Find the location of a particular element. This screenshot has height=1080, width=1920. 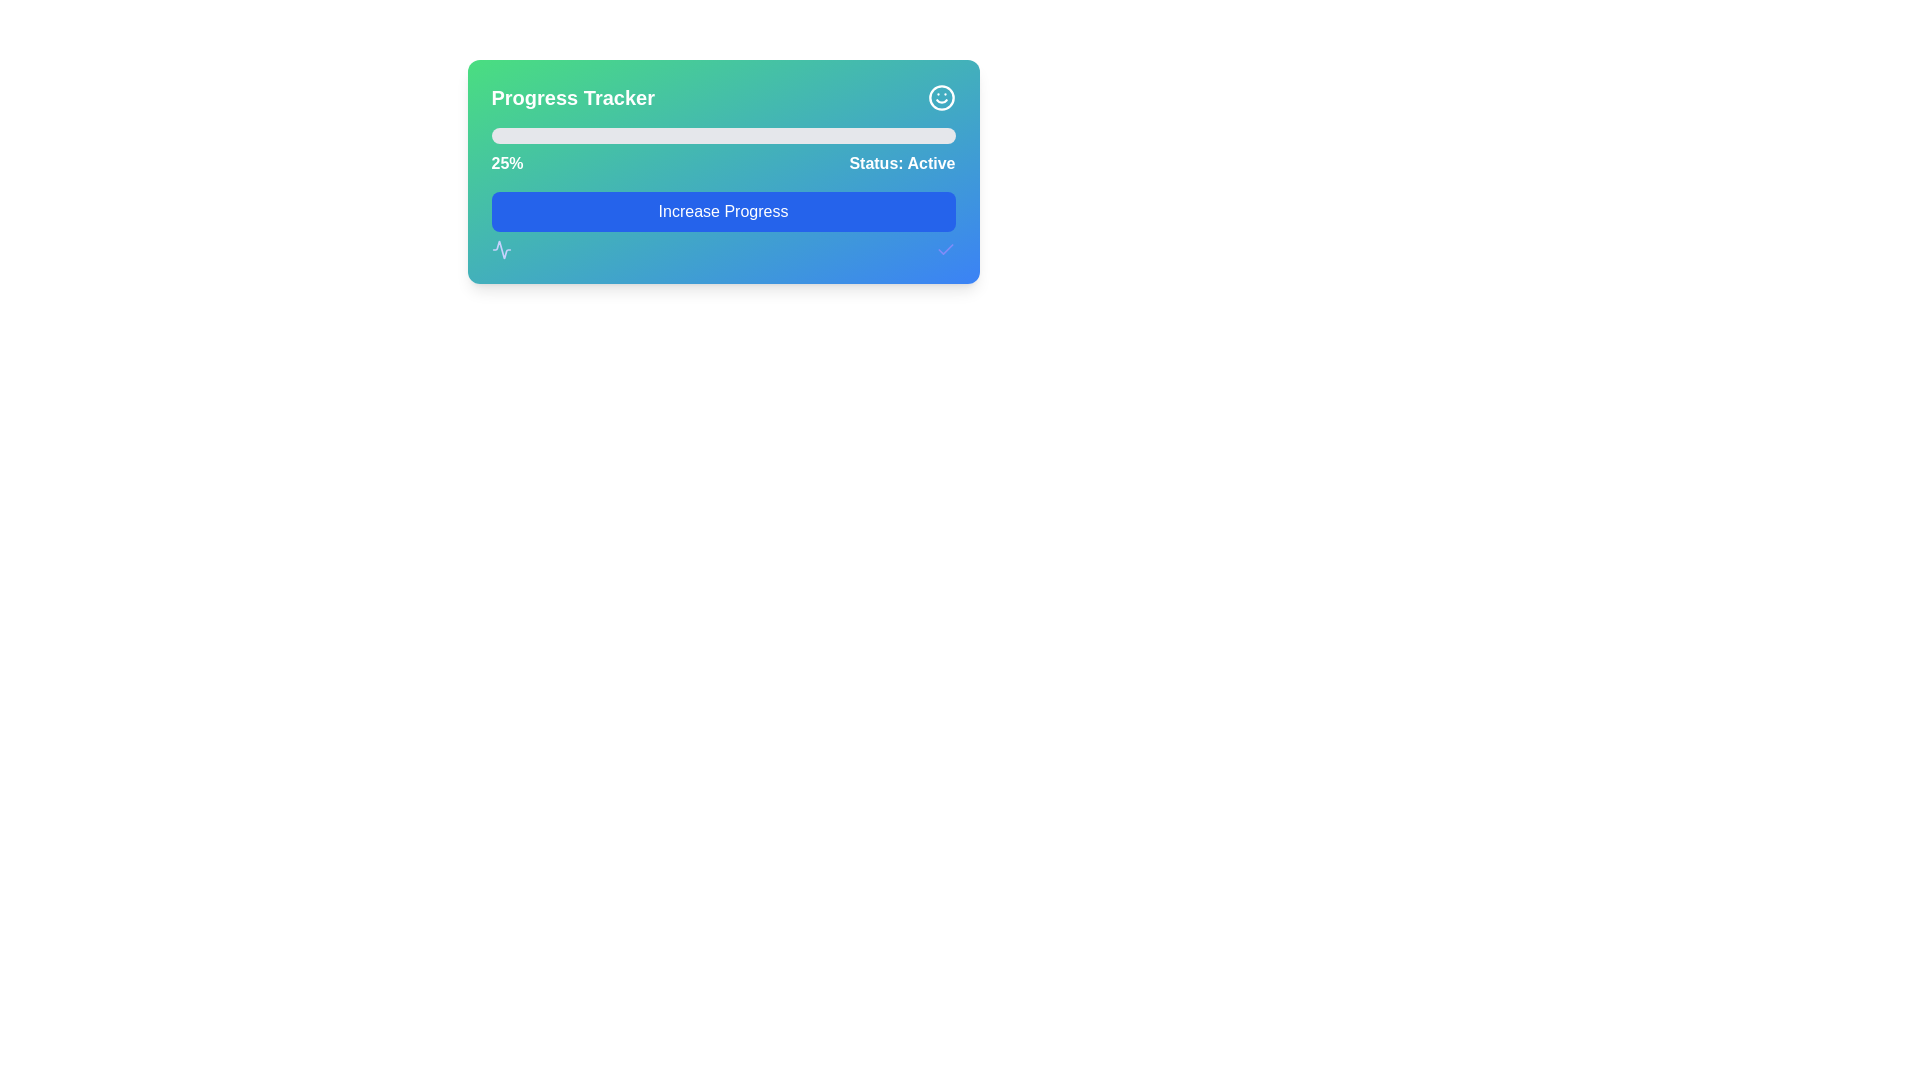

the decorative icon in the top-right section of the 'Progress Tracker' interface, which represents a positive mood is located at coordinates (940, 97).